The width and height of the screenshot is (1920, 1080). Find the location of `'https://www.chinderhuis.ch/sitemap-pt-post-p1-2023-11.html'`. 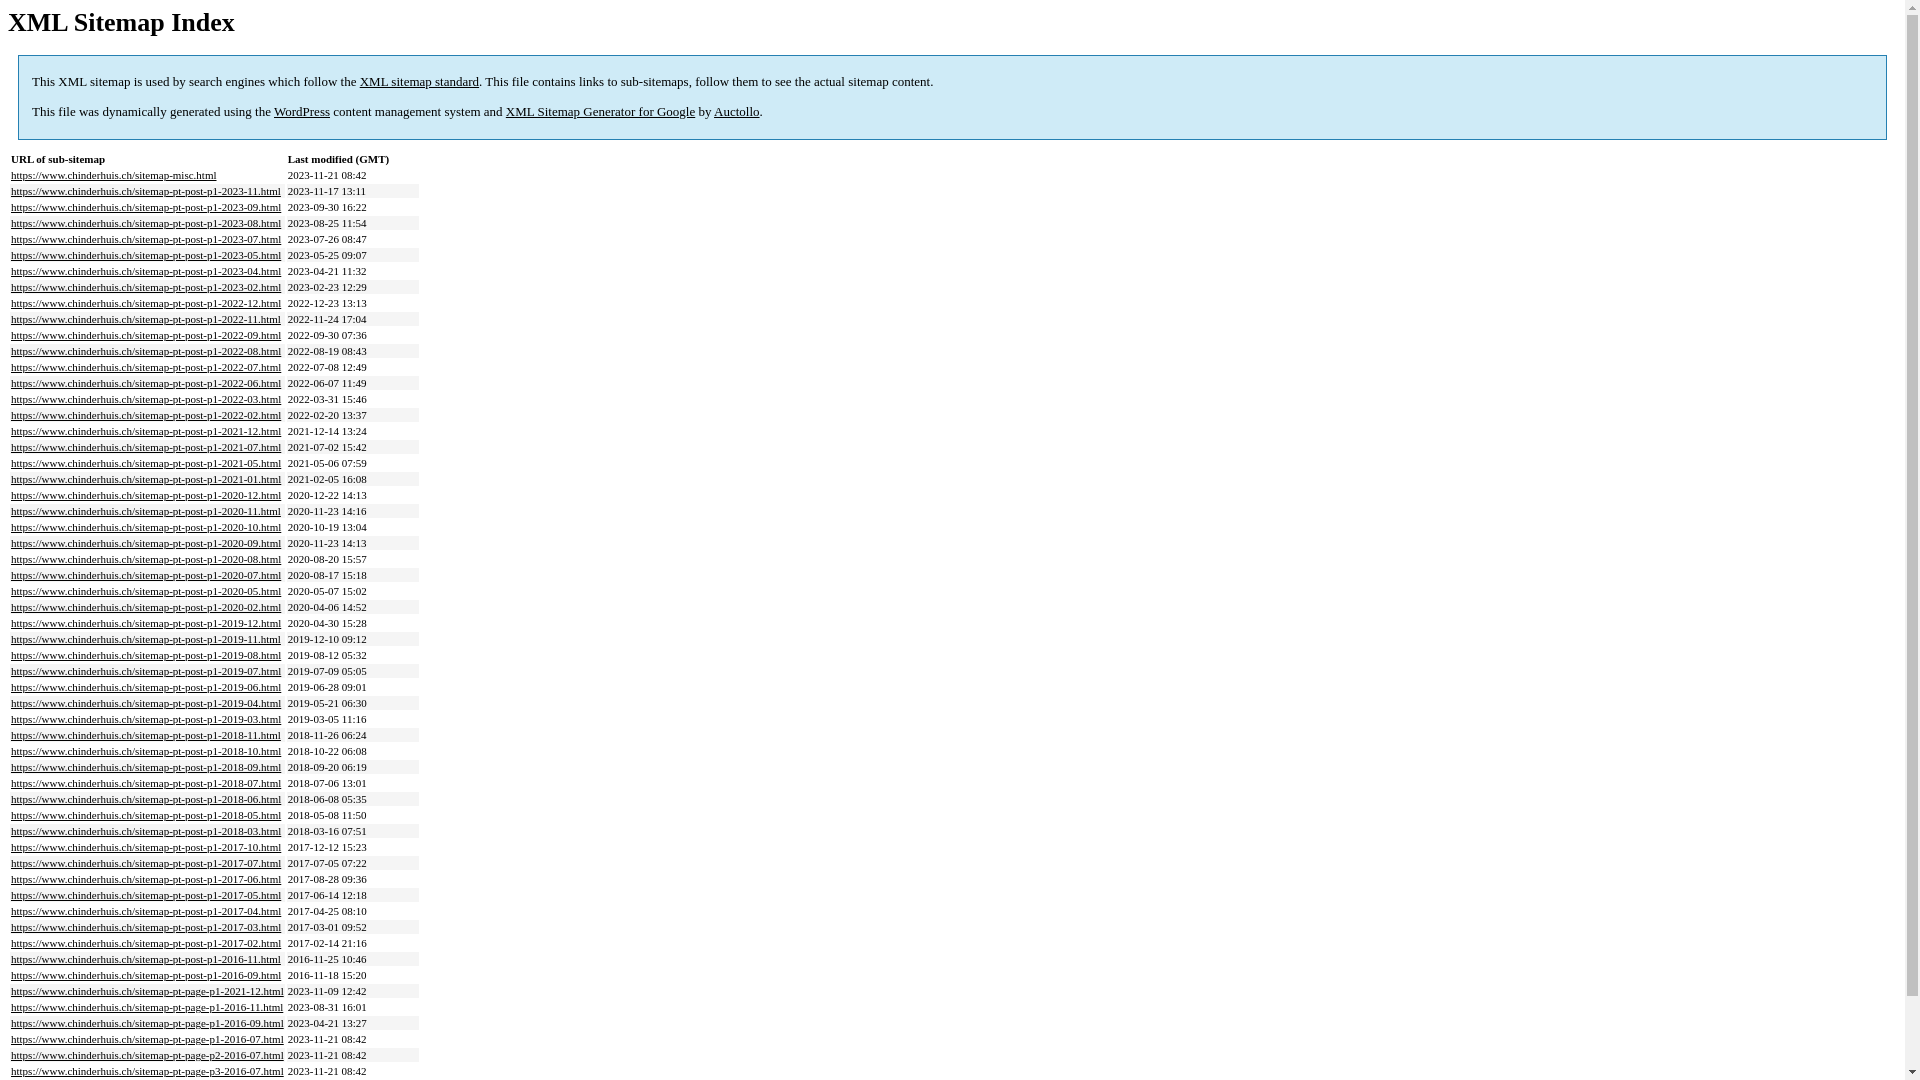

'https://www.chinderhuis.ch/sitemap-pt-post-p1-2023-11.html' is located at coordinates (144, 191).